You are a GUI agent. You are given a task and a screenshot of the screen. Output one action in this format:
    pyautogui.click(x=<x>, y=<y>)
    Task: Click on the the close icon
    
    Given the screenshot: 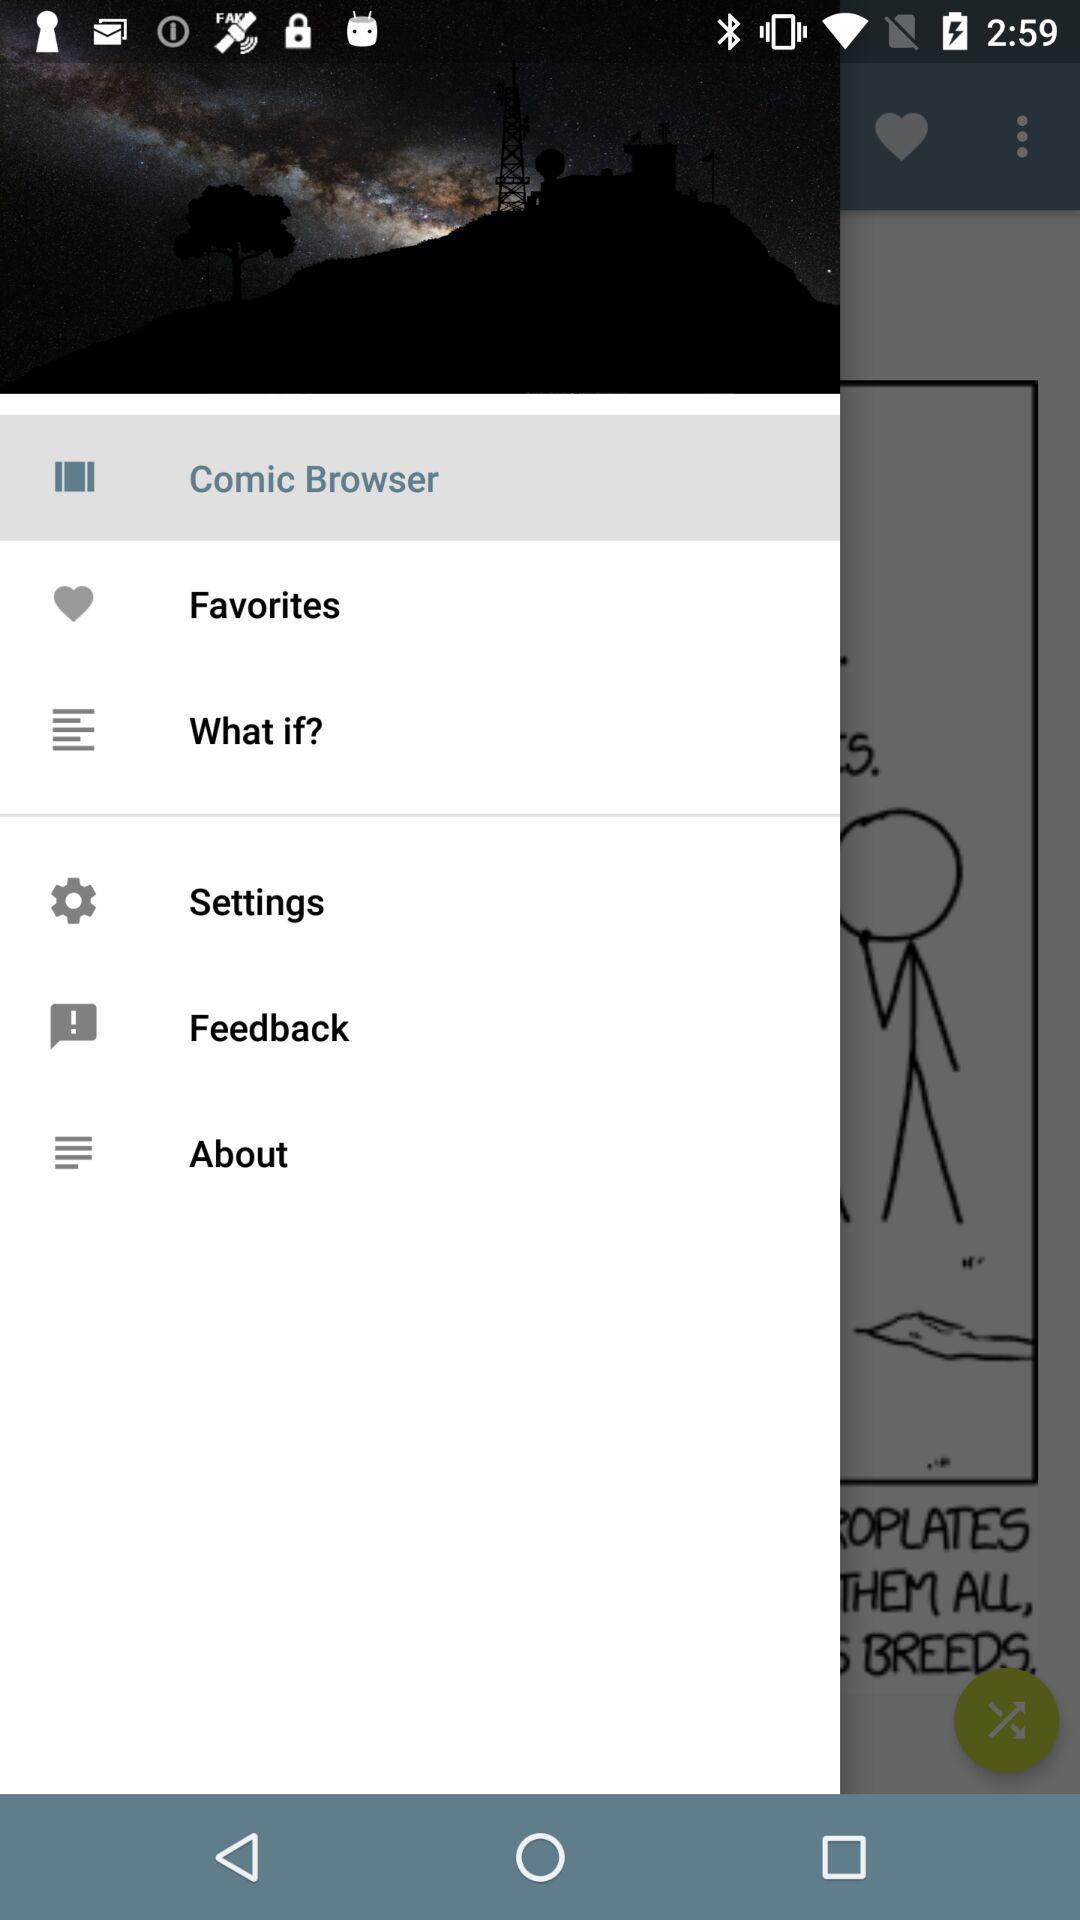 What is the action you would take?
    pyautogui.click(x=1006, y=1719)
    